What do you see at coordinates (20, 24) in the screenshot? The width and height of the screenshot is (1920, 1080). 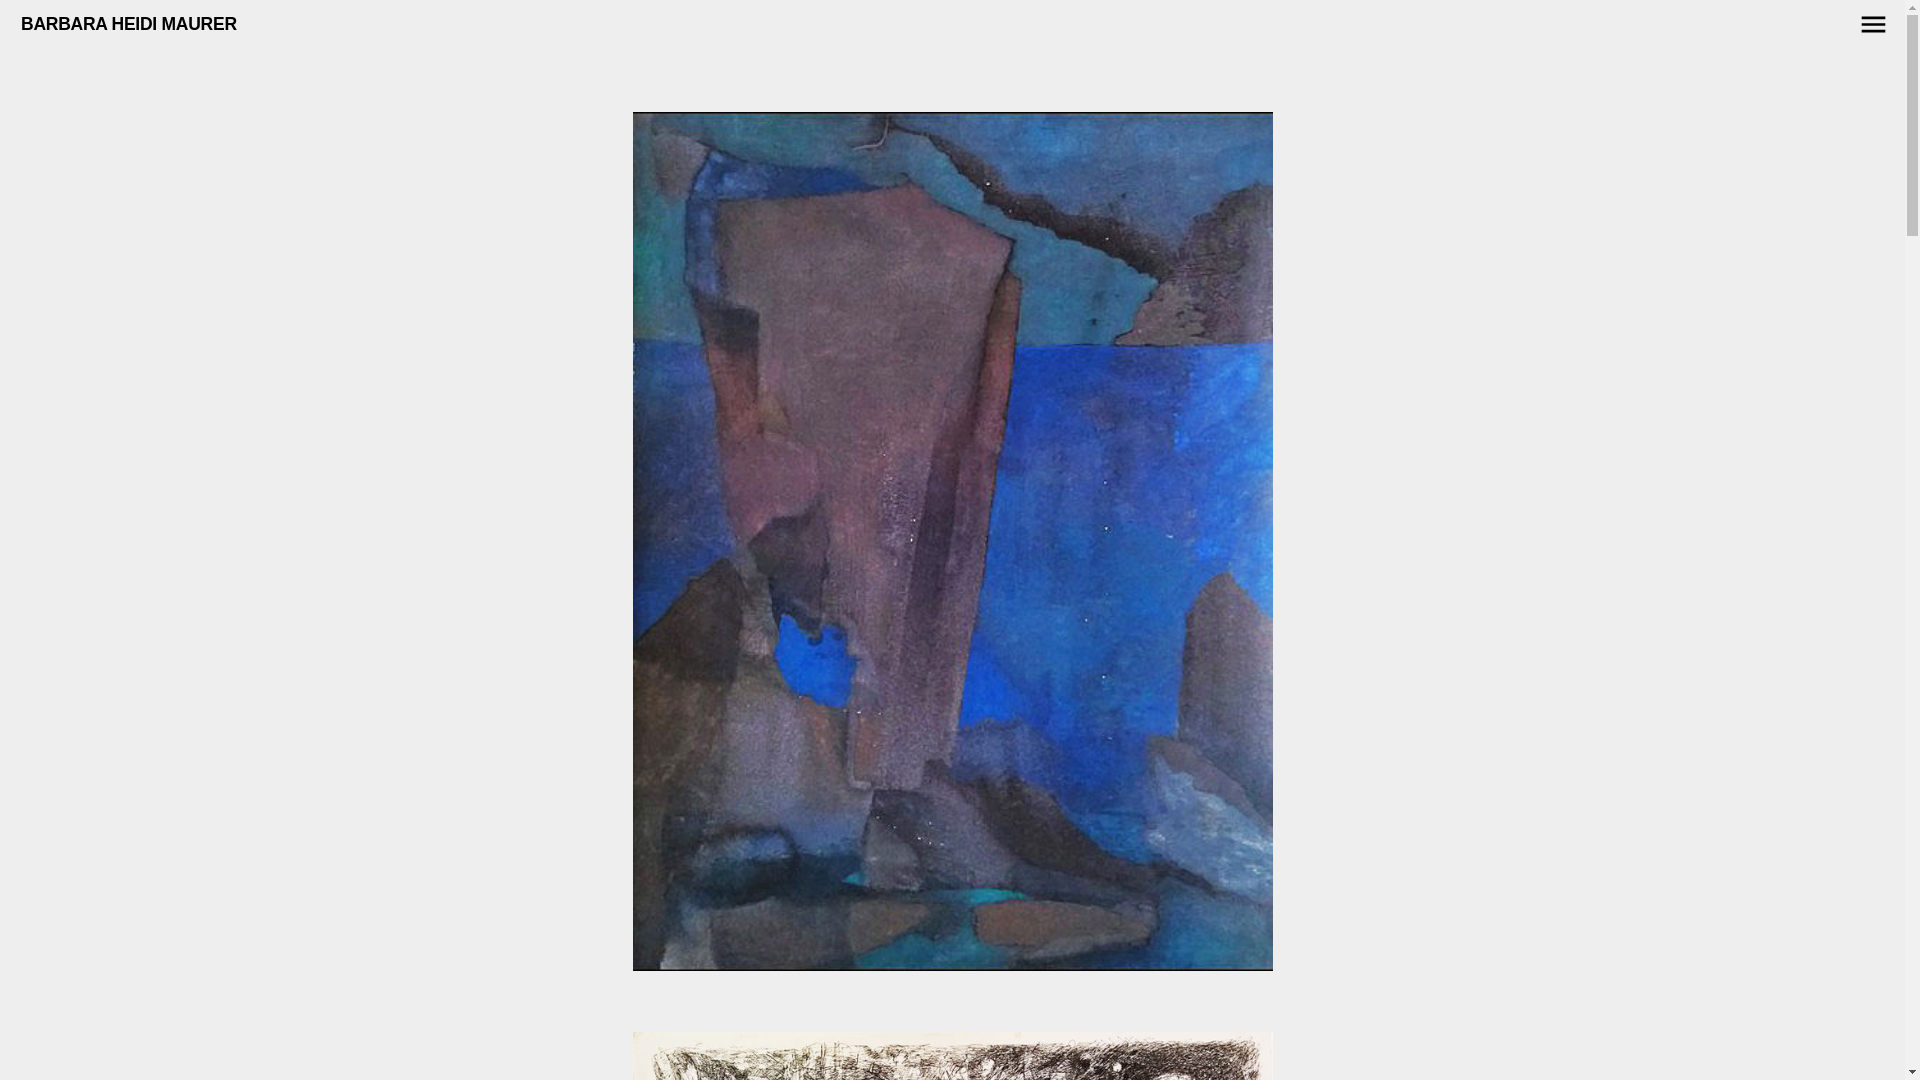 I see `'BARBARA HEIDI MAURER'` at bounding box center [20, 24].